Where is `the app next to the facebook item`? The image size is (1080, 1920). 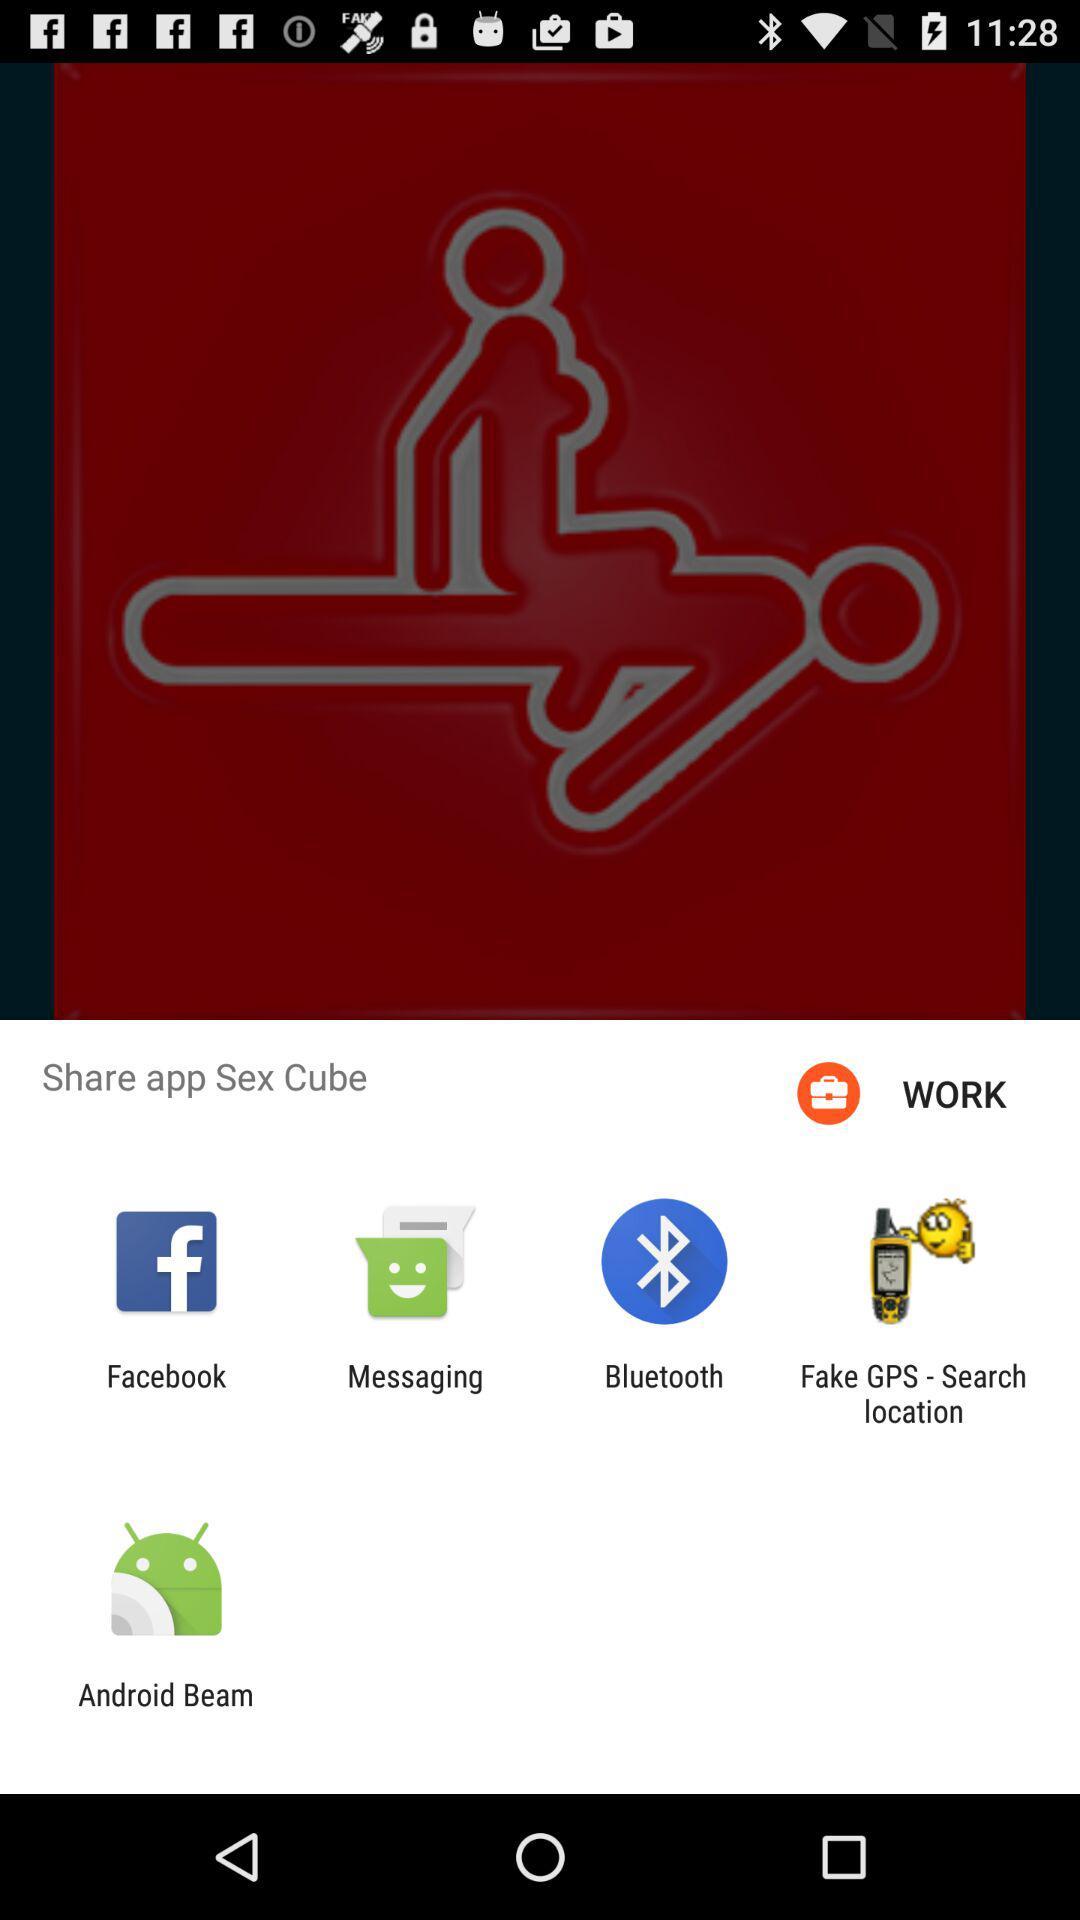
the app next to the facebook item is located at coordinates (414, 1392).